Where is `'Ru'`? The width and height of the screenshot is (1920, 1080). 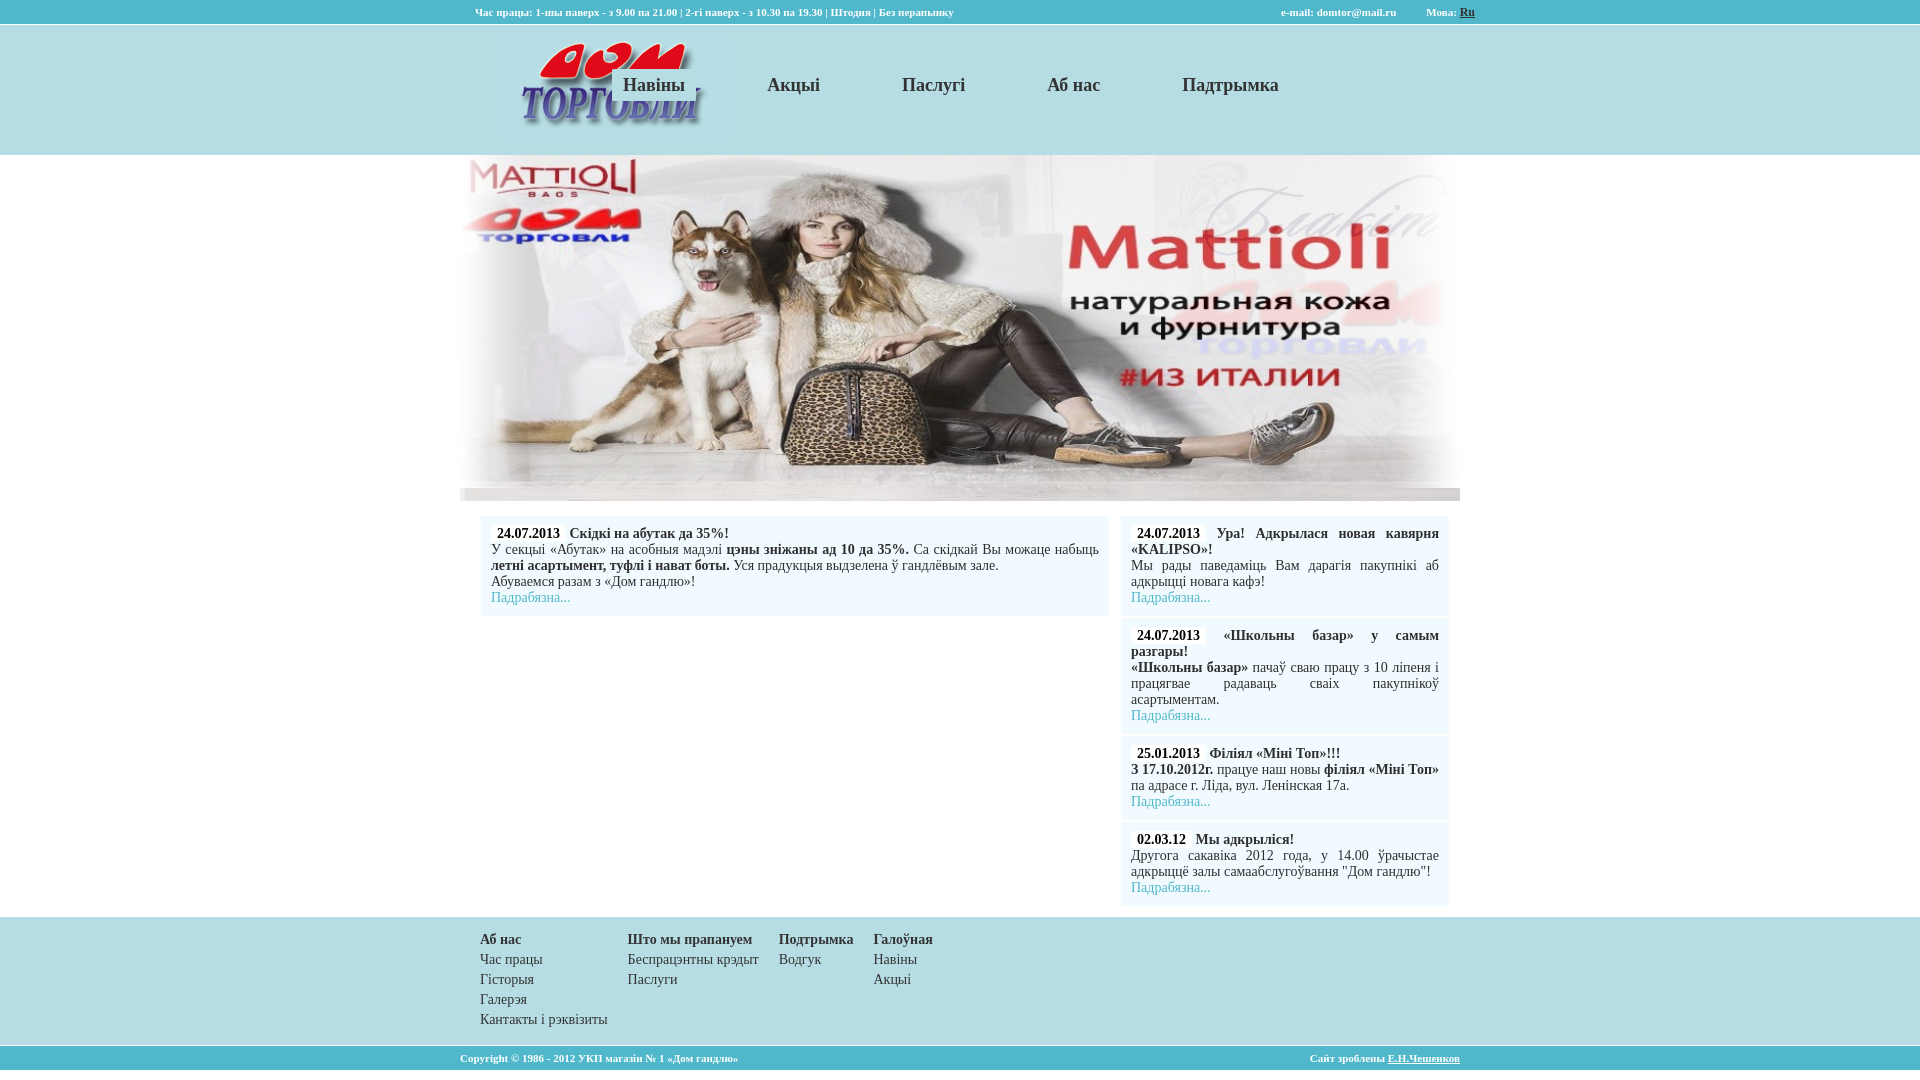 'Ru' is located at coordinates (1467, 11).